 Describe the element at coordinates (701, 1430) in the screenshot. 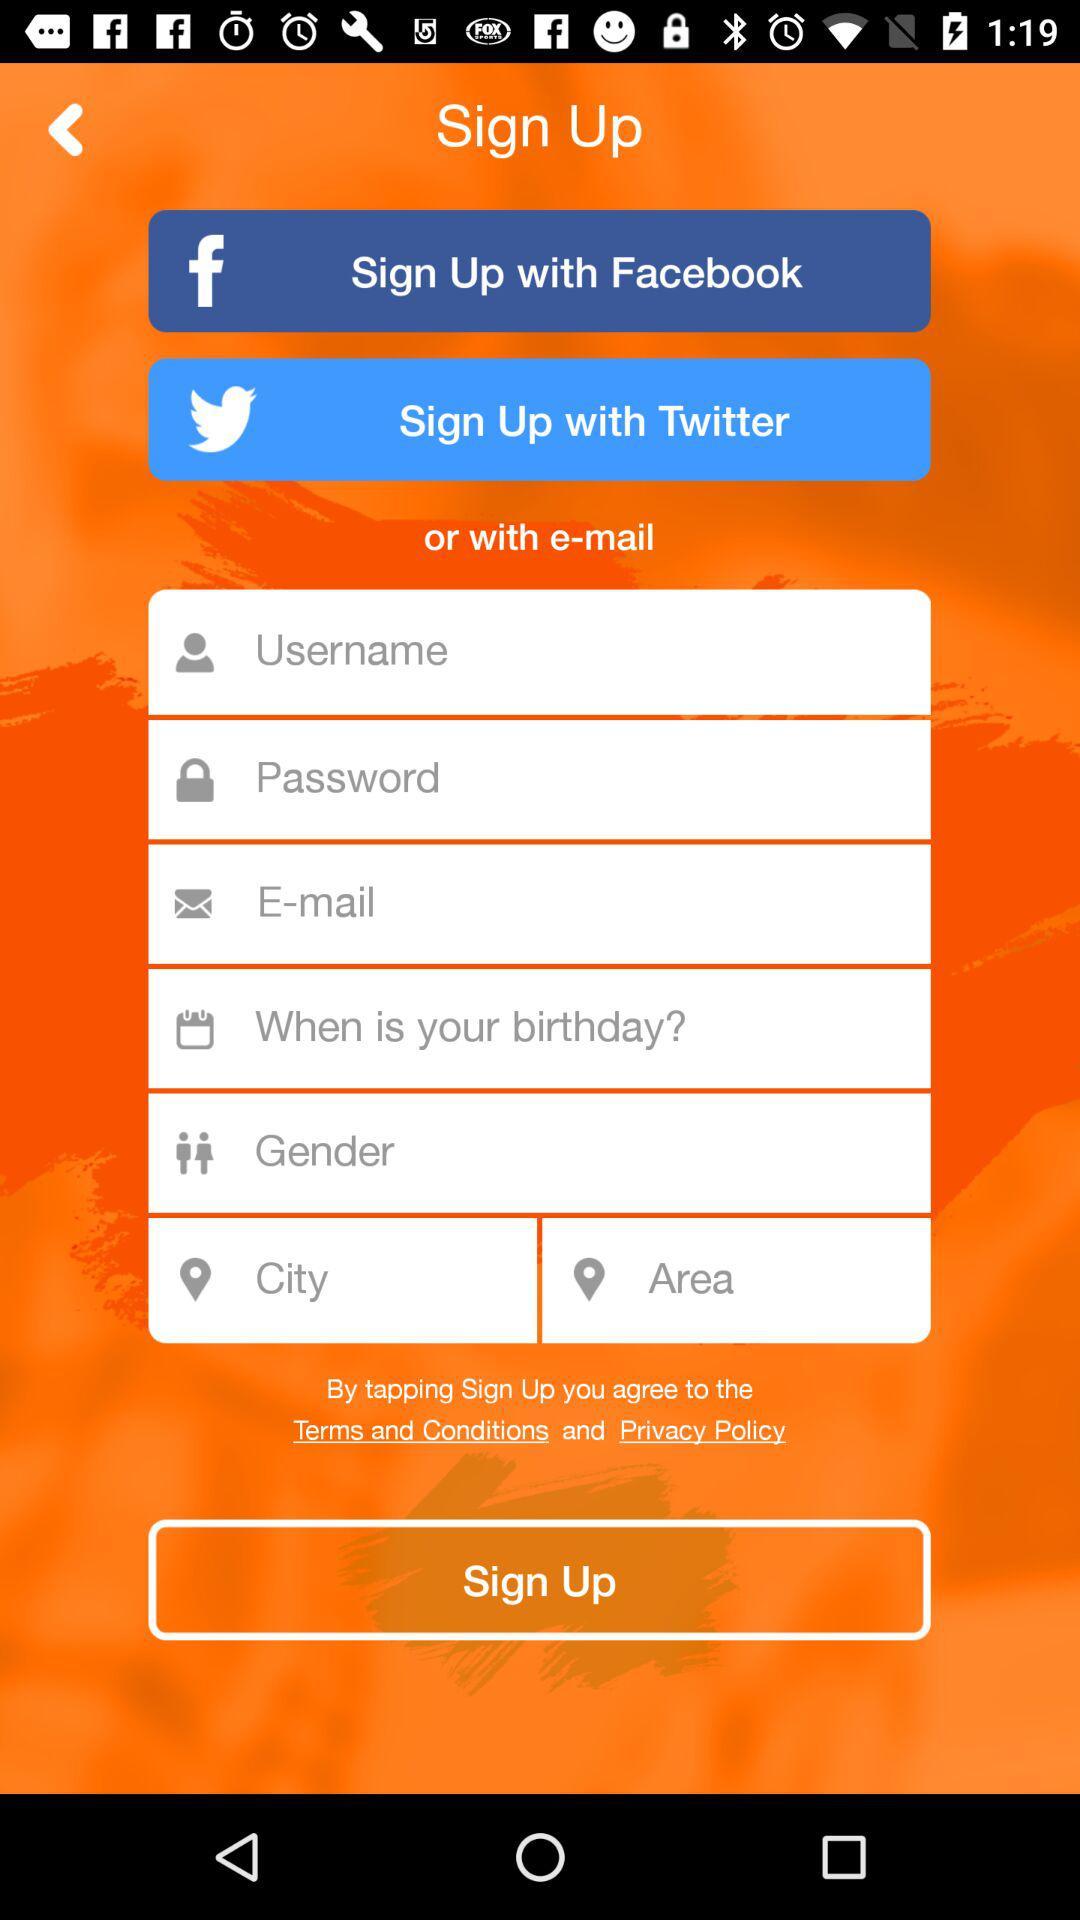

I see `the item next to and item` at that location.